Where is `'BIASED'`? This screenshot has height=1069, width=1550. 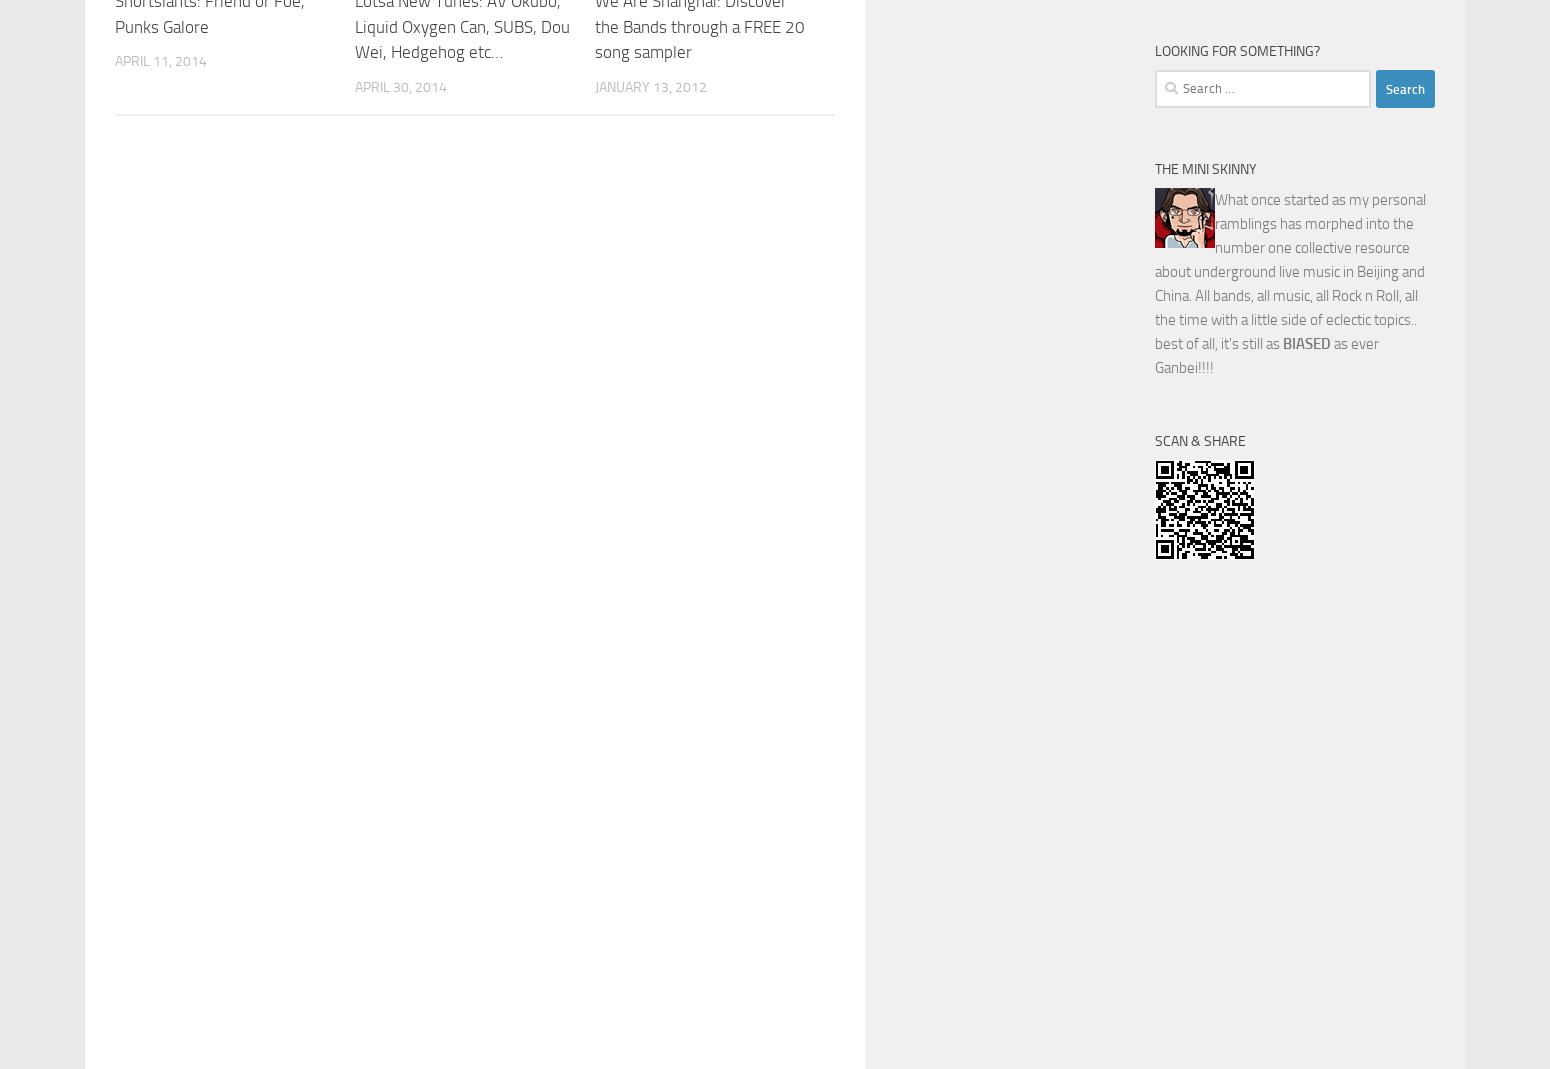
'BIASED' is located at coordinates (1281, 344).